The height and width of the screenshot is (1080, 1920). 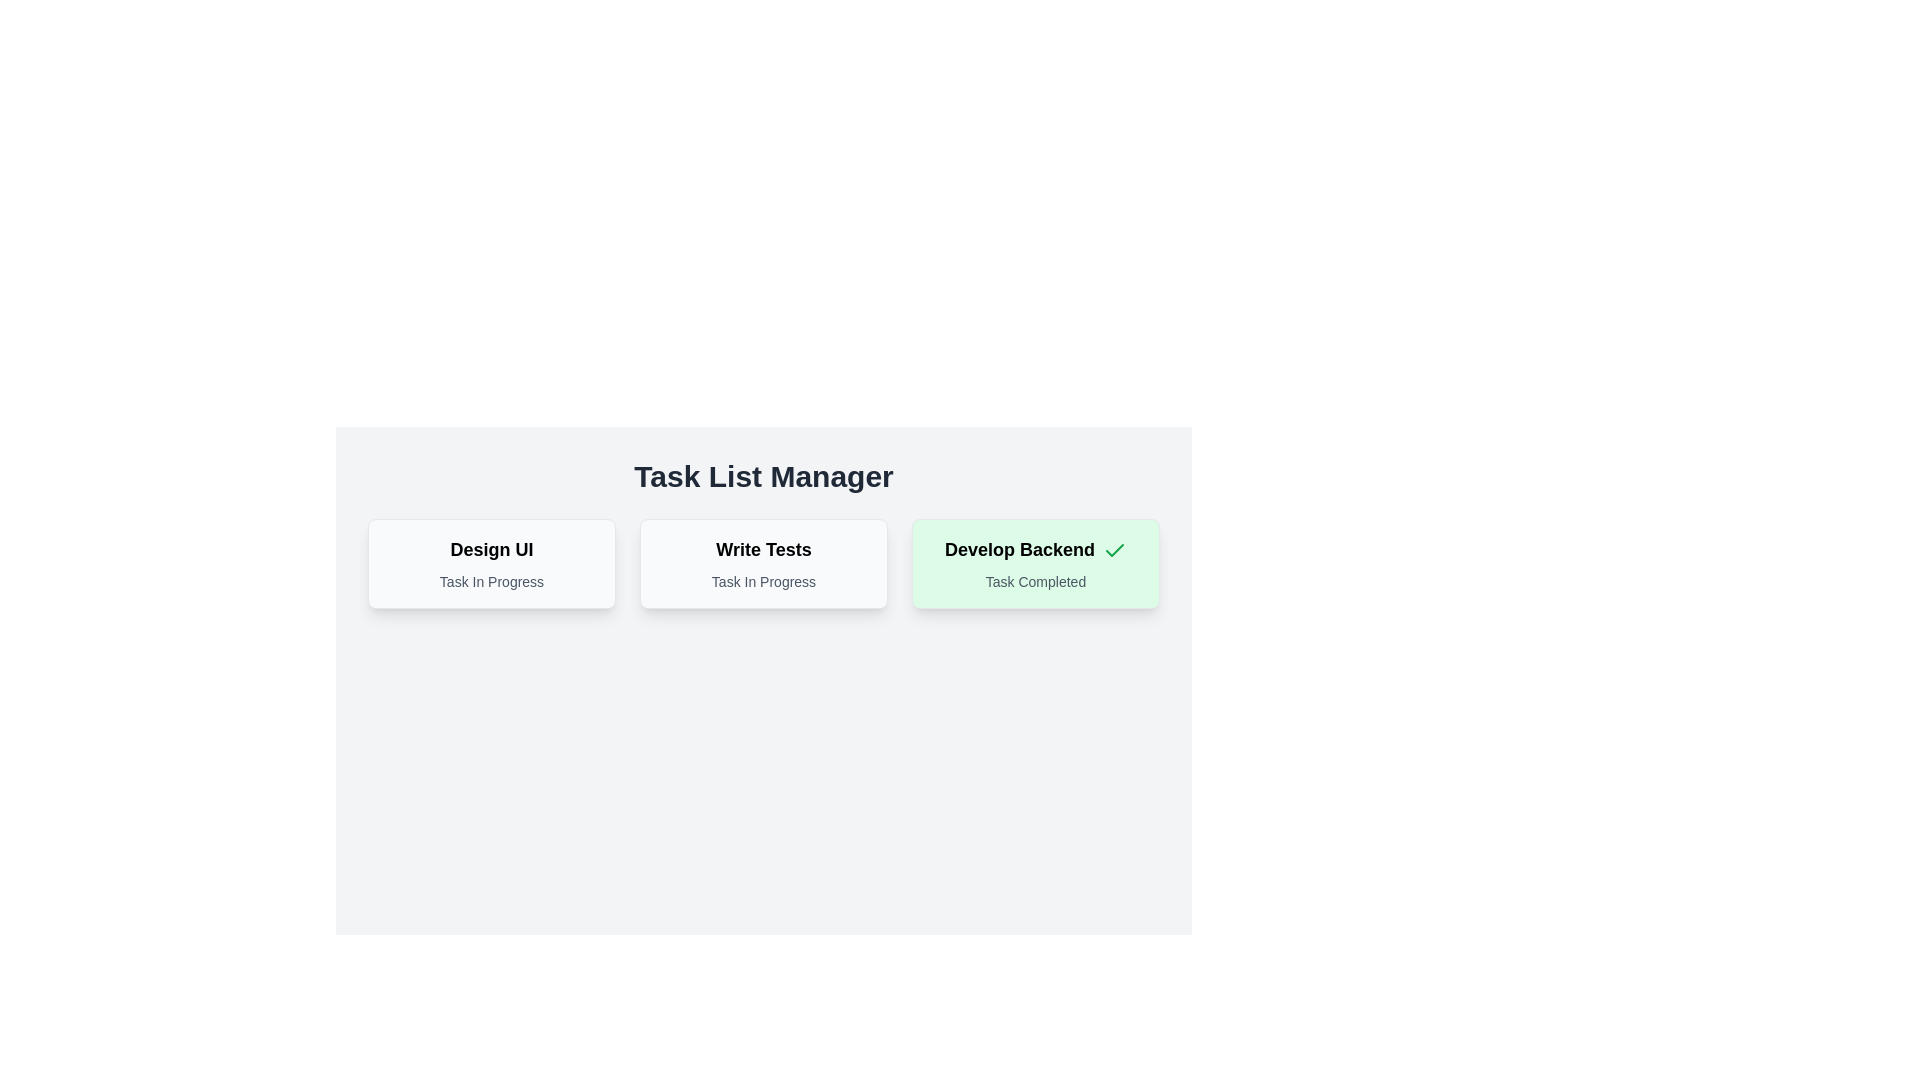 What do you see at coordinates (1036, 563) in the screenshot?
I see `the 'Develop Backend' task status card, which is the third card in a row of three cards, indicating that the task is completed` at bounding box center [1036, 563].